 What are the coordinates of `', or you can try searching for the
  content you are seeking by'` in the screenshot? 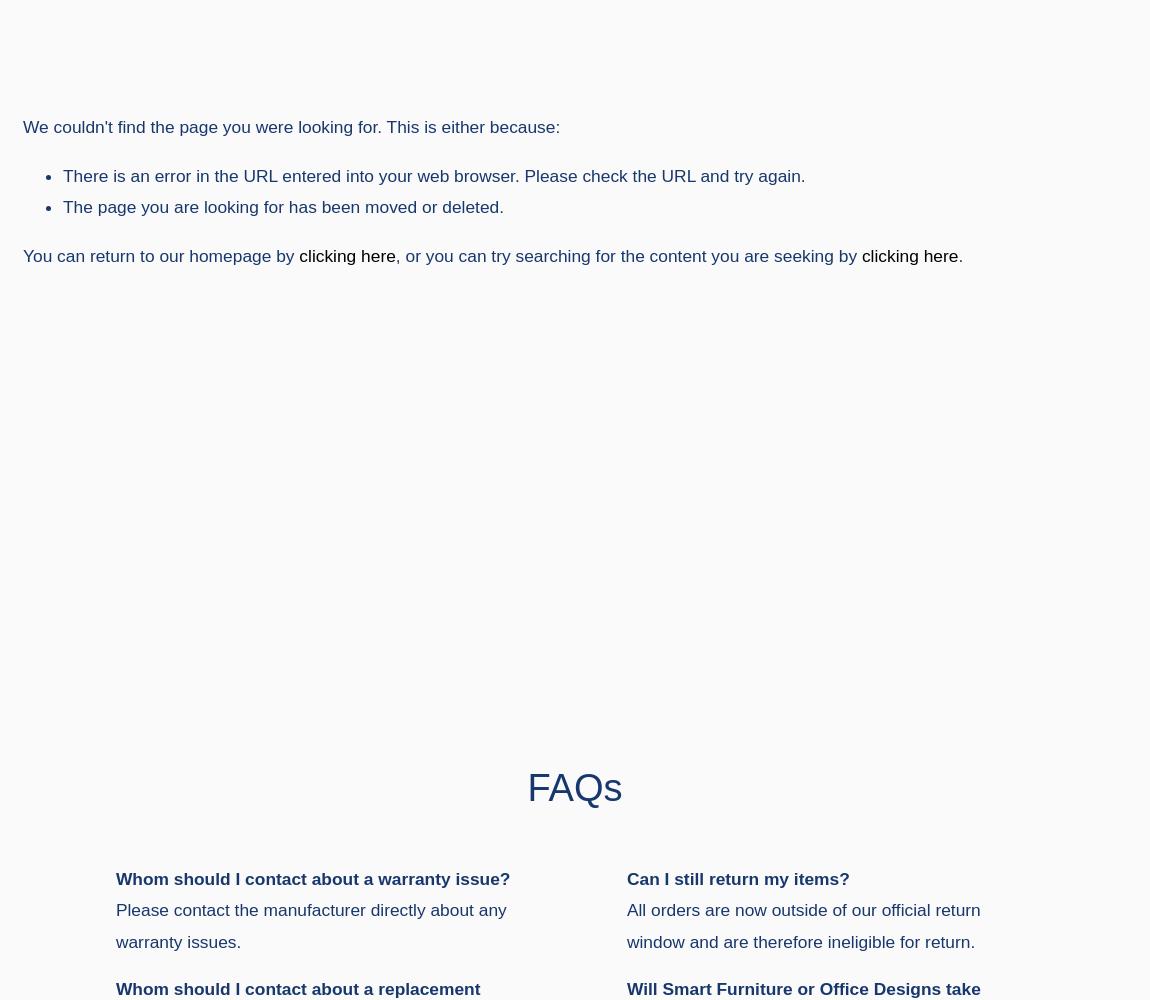 It's located at (627, 255).